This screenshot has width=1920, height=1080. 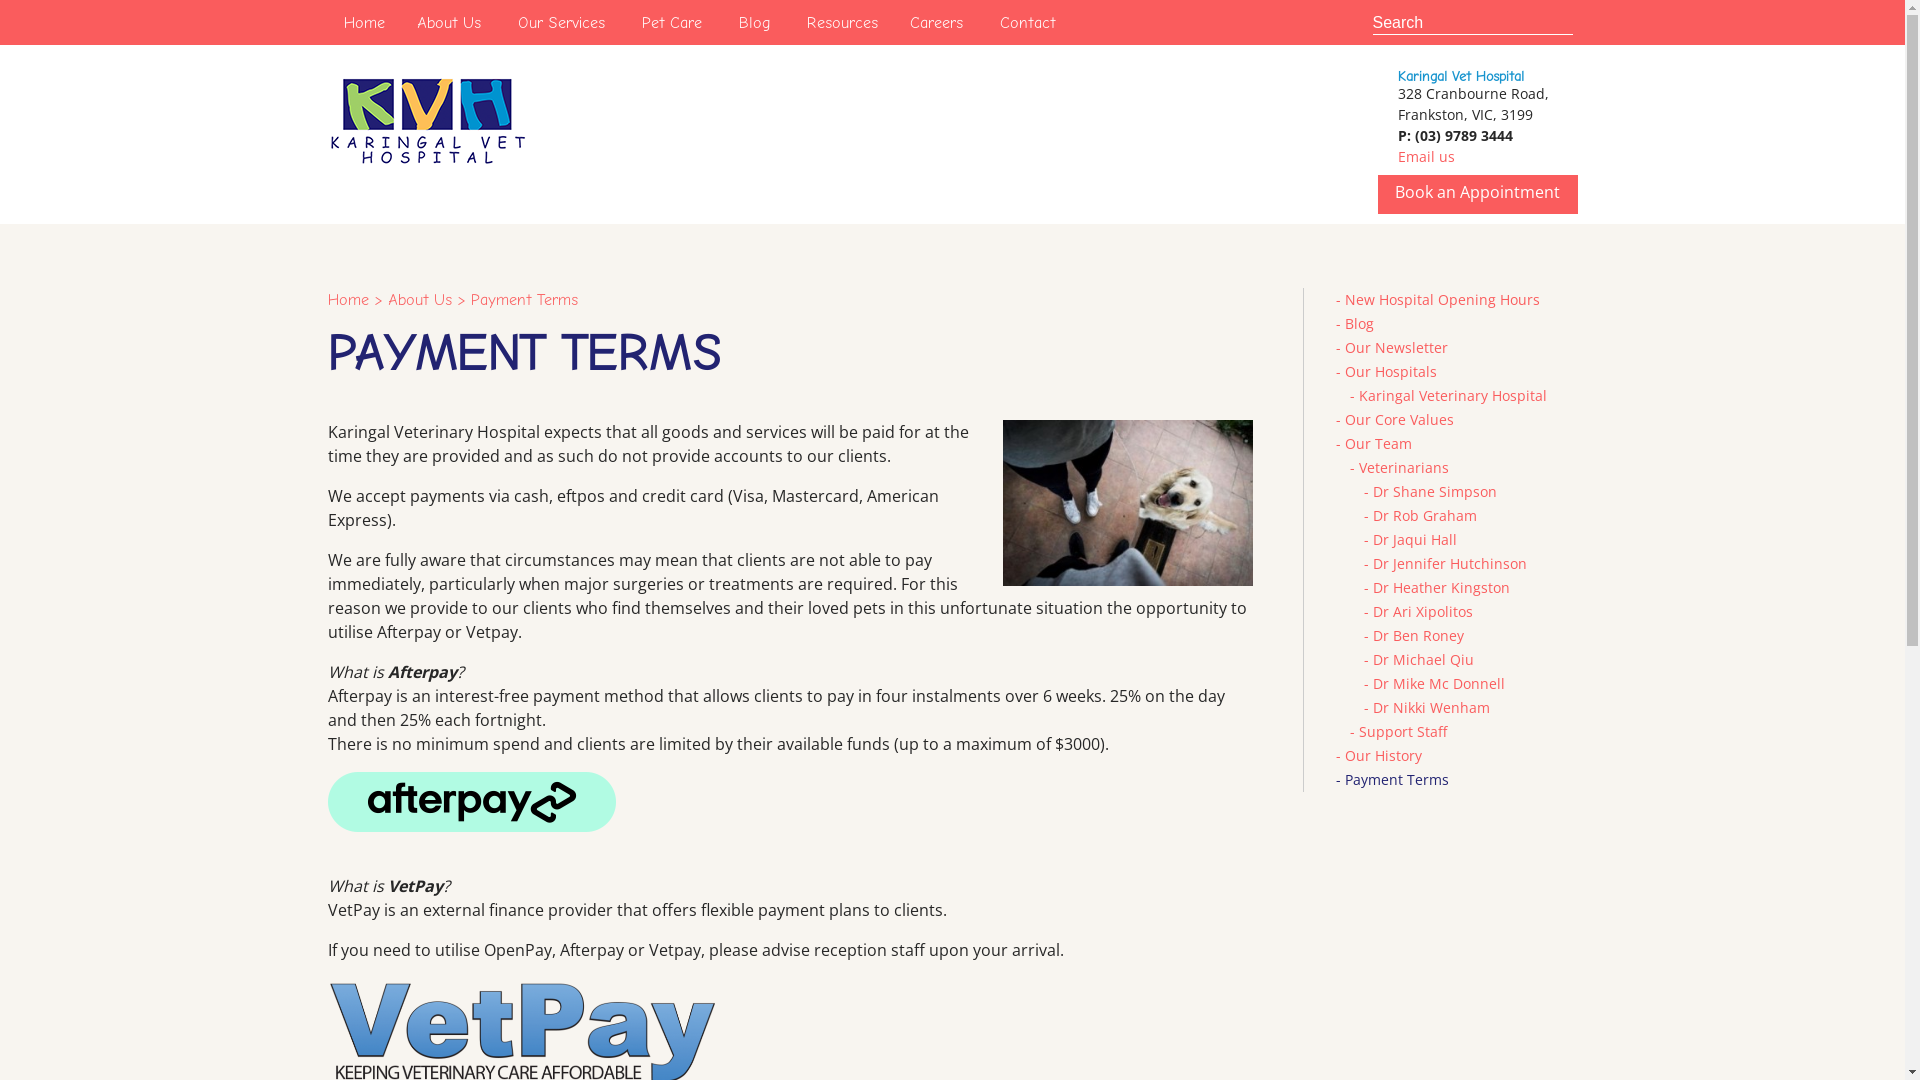 I want to click on 'Dr Heather Kingston', so click(x=1440, y=586).